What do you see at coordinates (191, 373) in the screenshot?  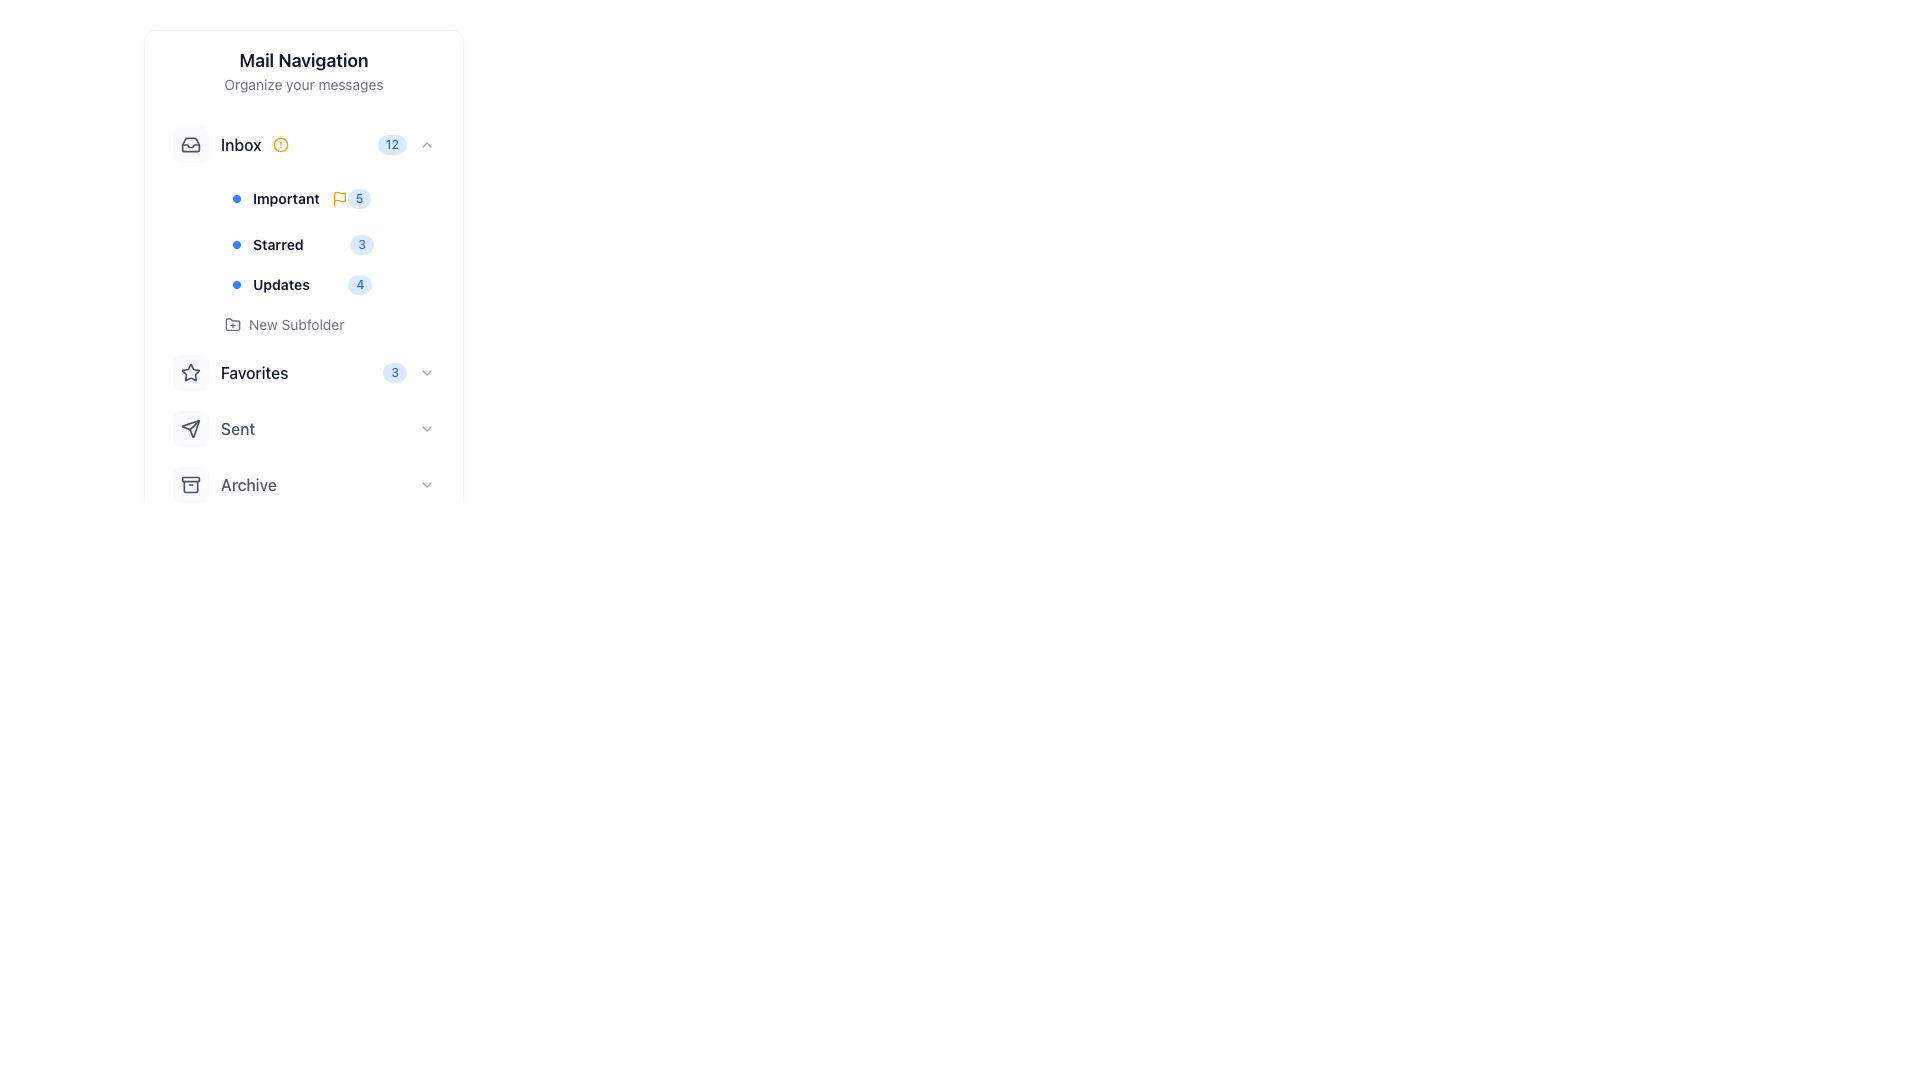 I see `the five-pointed star icon in the 'Favorites' section of the left navigation pane to interact with its related function` at bounding box center [191, 373].